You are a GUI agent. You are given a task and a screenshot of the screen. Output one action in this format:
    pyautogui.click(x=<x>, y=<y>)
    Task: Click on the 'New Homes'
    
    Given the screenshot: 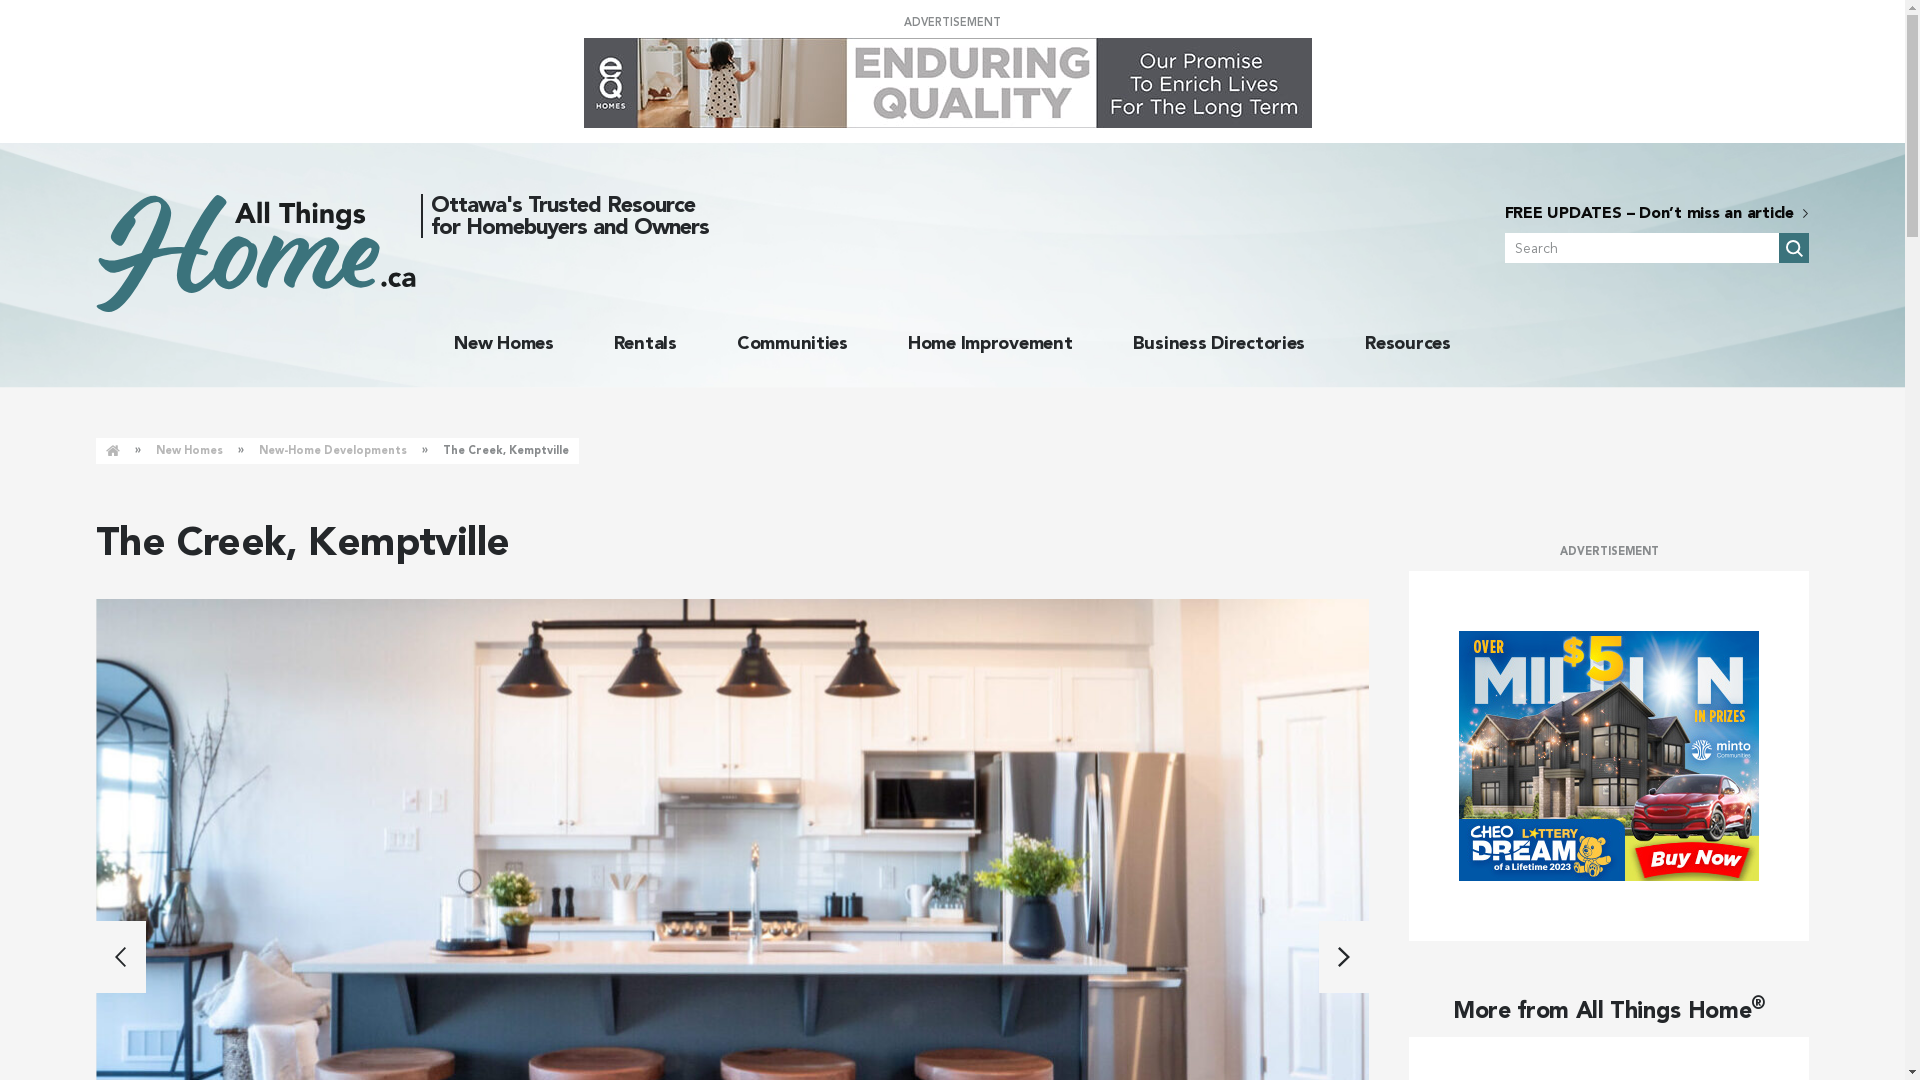 What is the action you would take?
    pyautogui.click(x=504, y=342)
    